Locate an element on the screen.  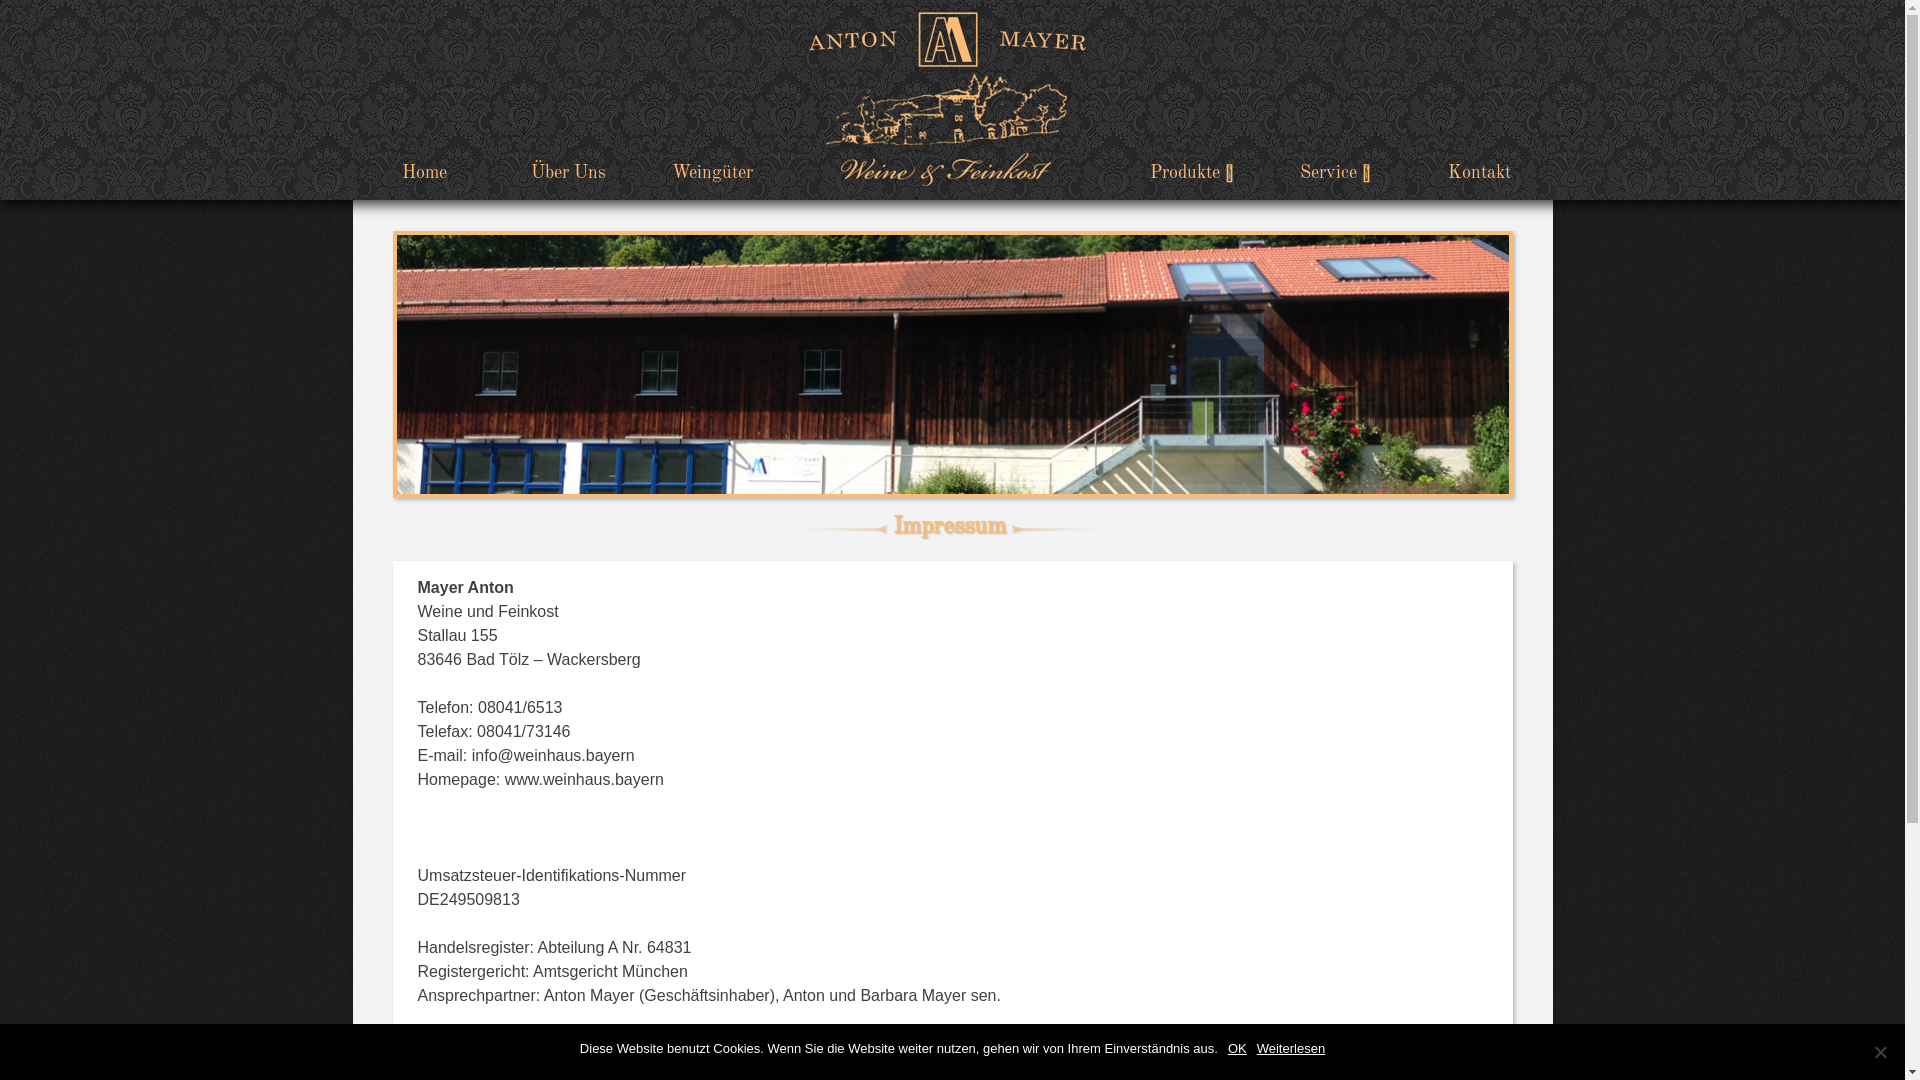
'Service' is located at coordinates (1335, 172).